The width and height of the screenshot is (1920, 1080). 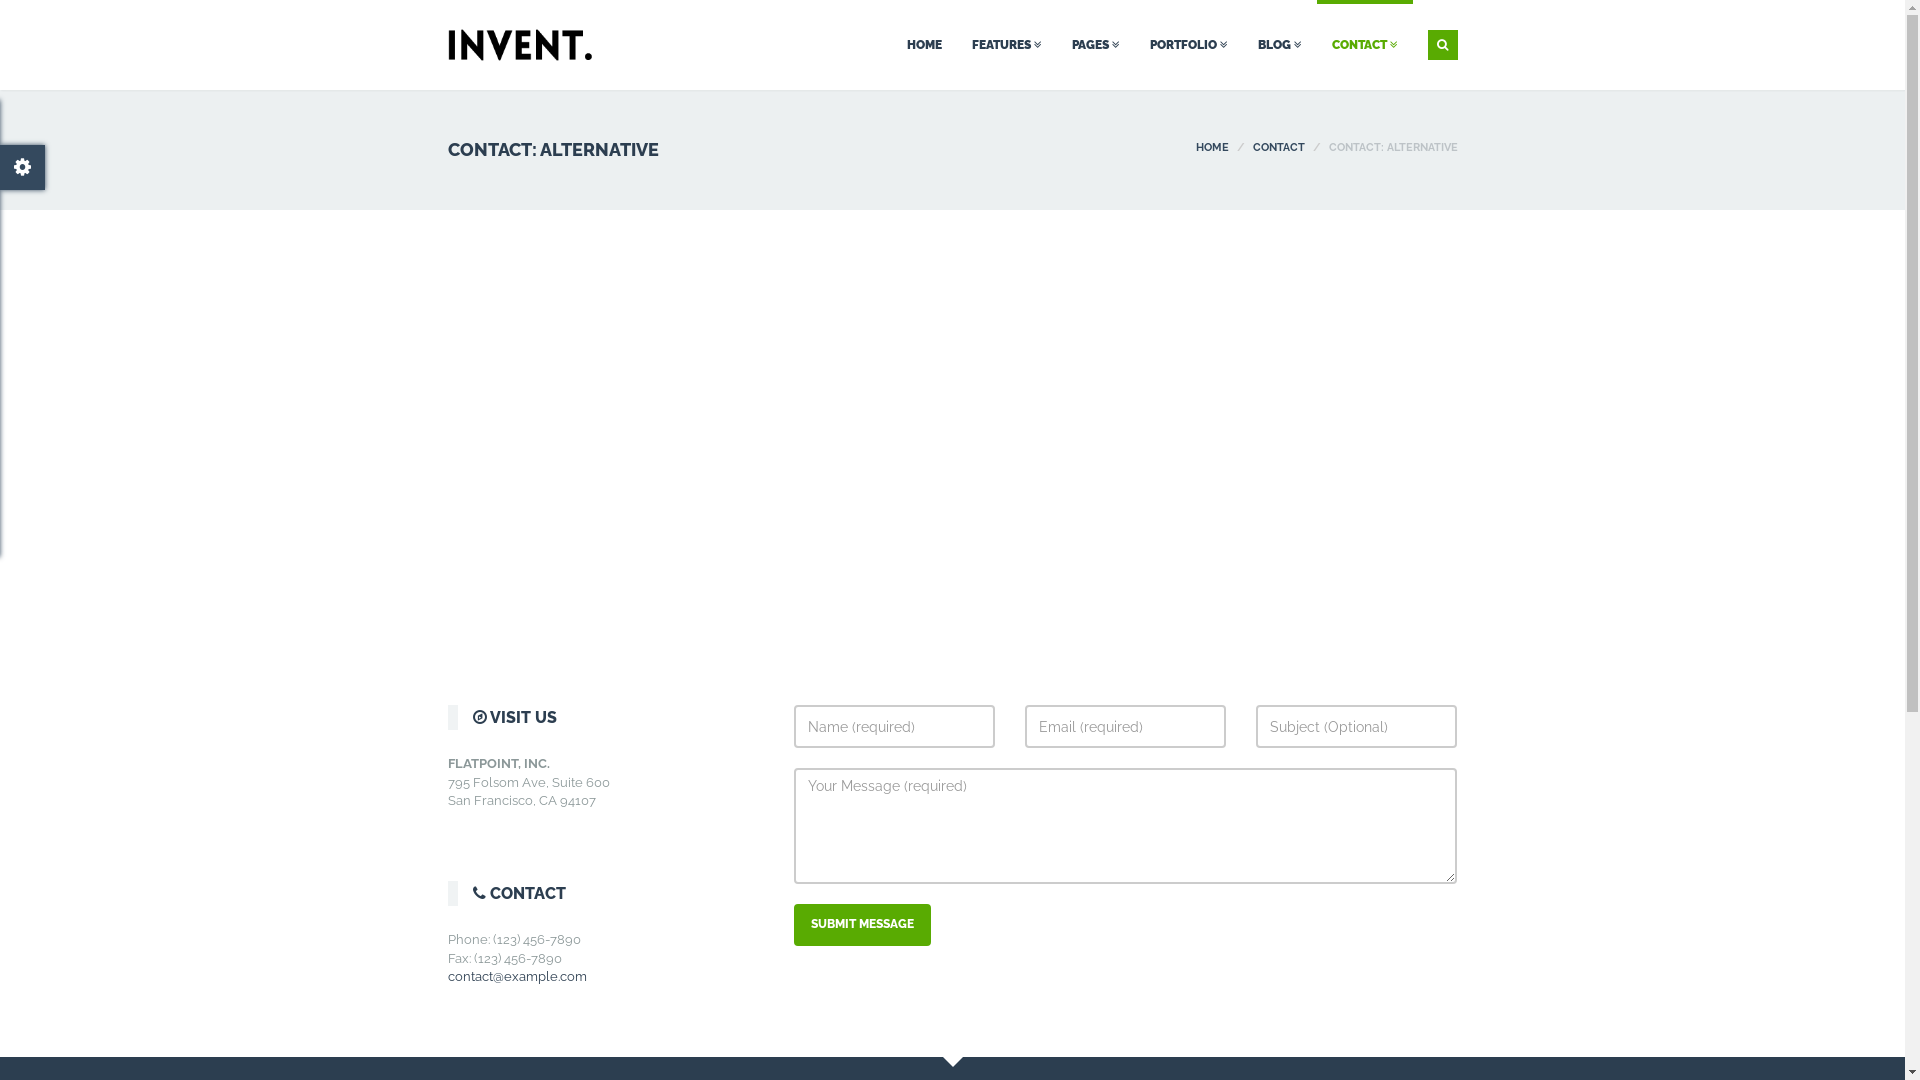 I want to click on 'FEATURES', so click(x=1006, y=45).